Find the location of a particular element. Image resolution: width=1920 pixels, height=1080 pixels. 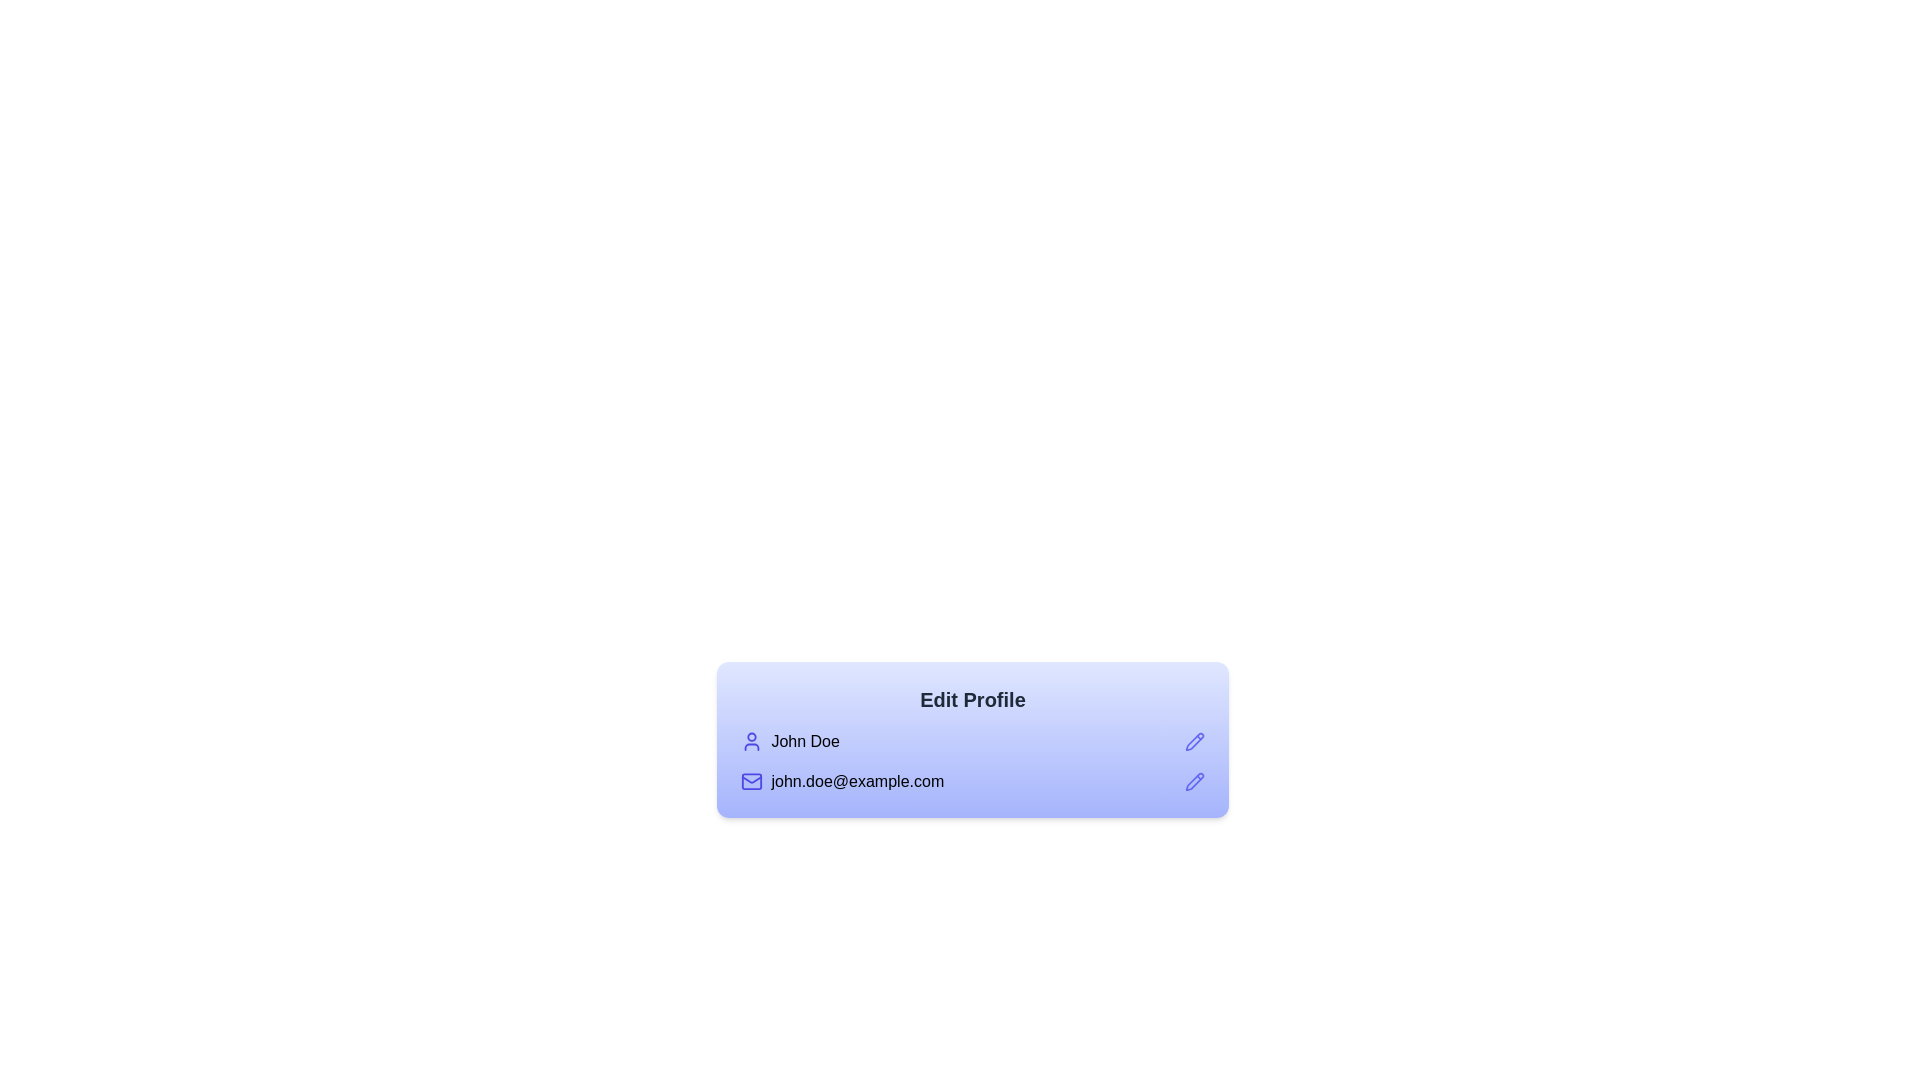

the 'edit' icon located on the right side of the 'Edit Profile' box is located at coordinates (1195, 741).